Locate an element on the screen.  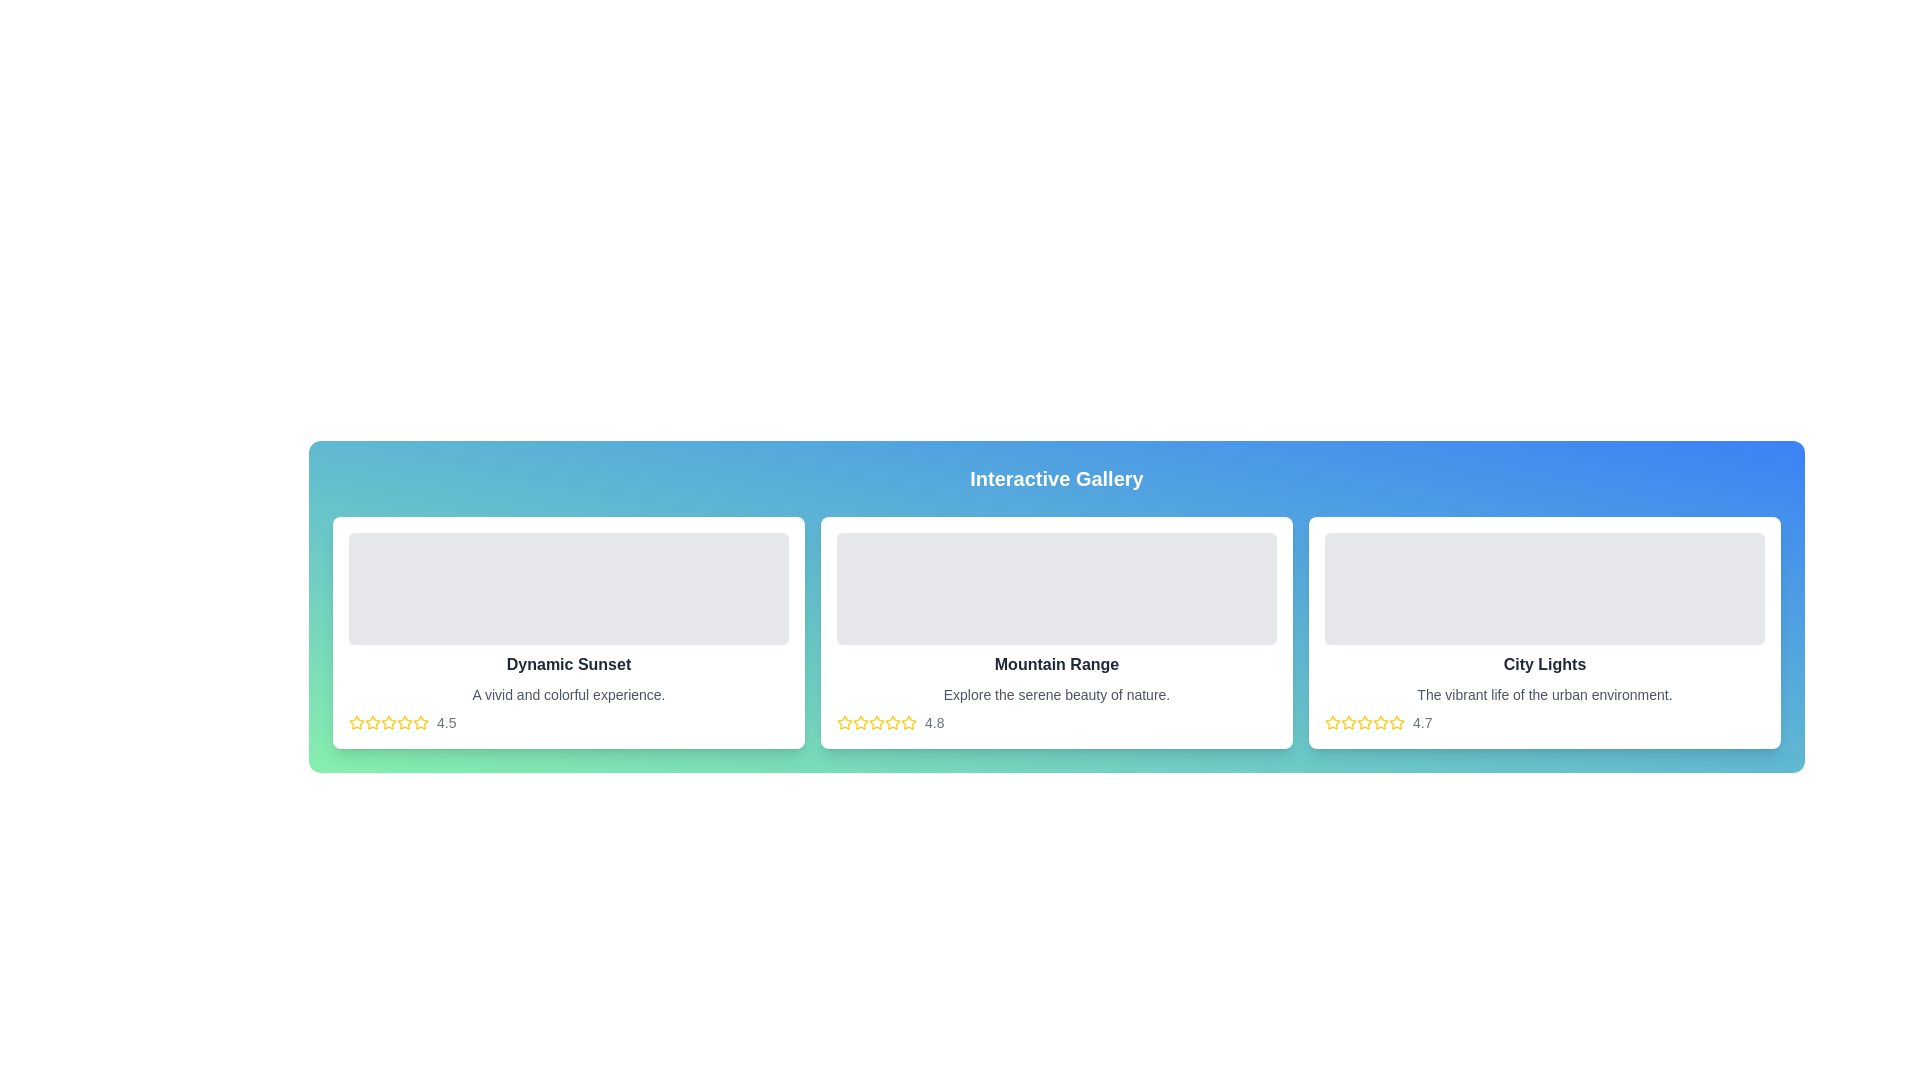
the first star in the five-star rating system located at the bottom left corner of the third card titled 'City Lights' is located at coordinates (1333, 722).